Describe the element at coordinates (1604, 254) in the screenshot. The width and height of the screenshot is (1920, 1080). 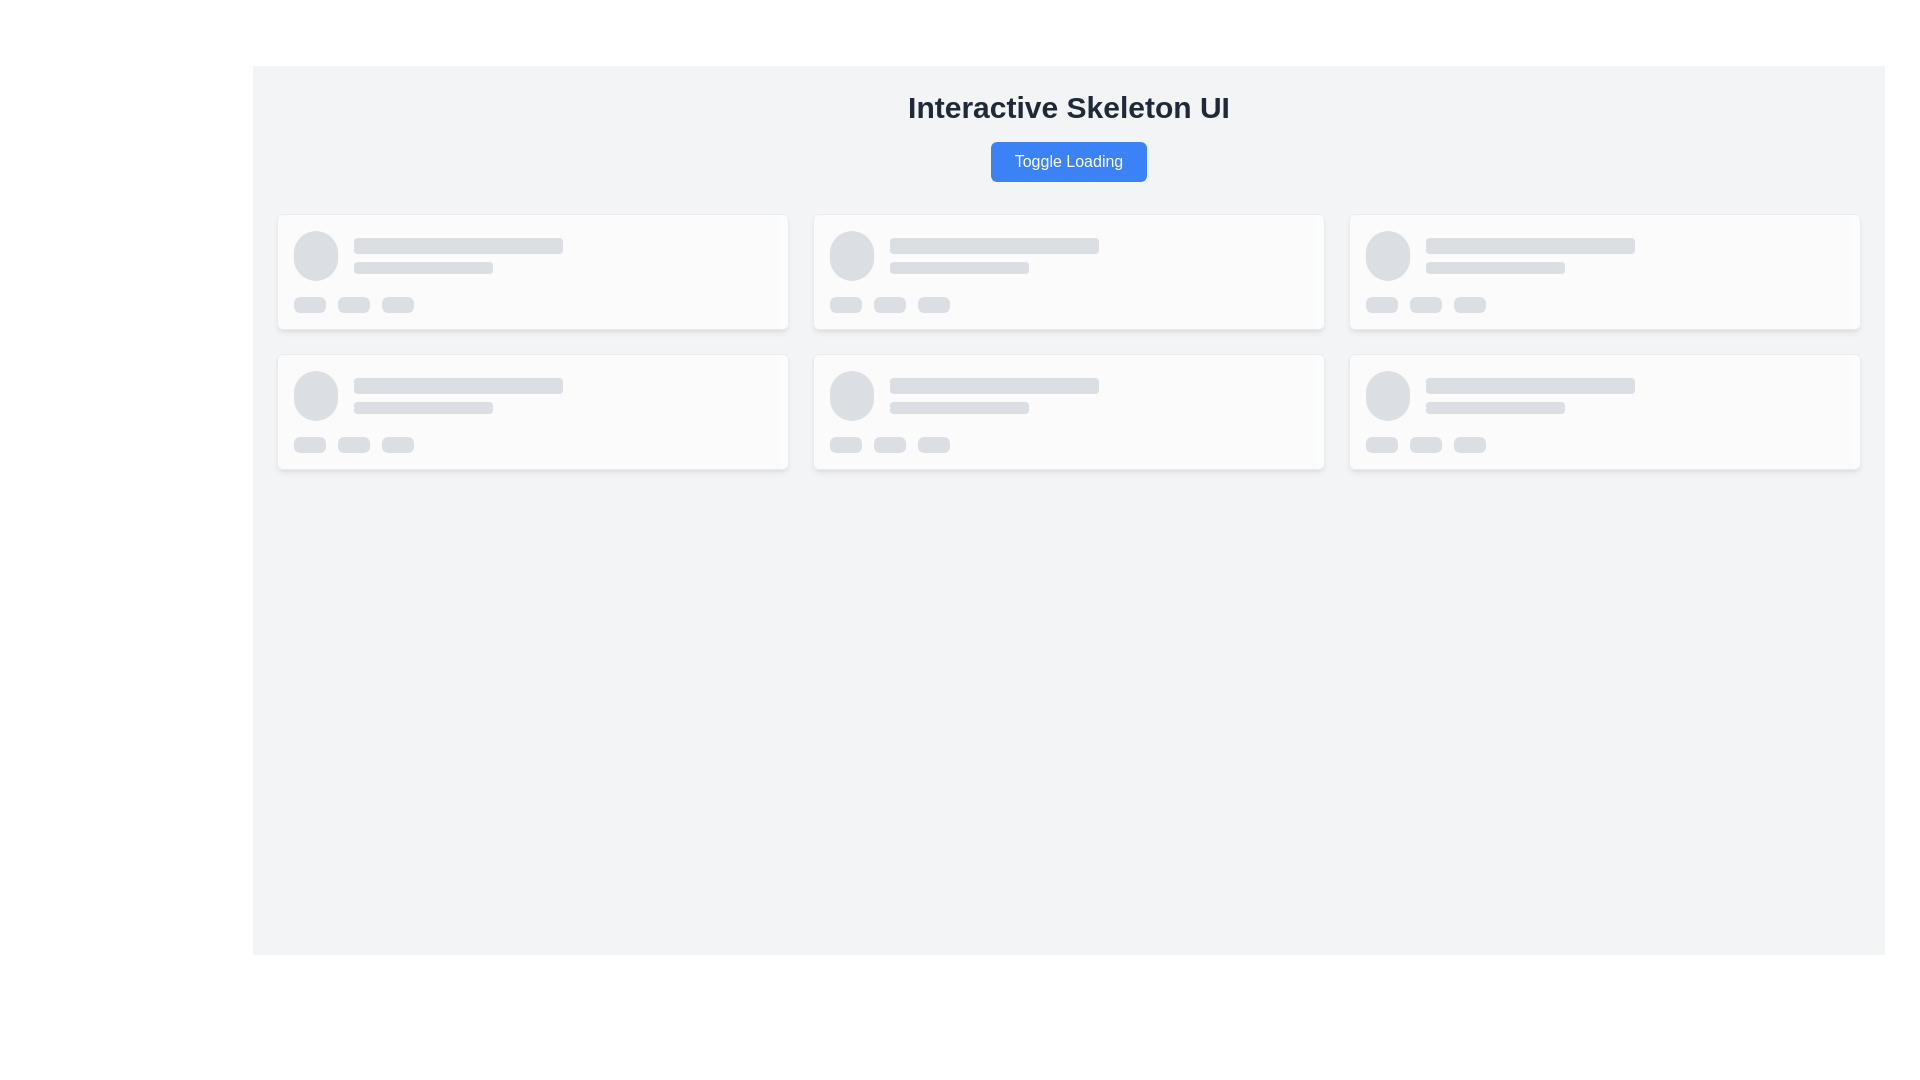
I see `the Skeleton placeholder located in the last card on the top-right row of the grid layout, which is positioned next to a circular gray shape and contains two gray horizontal rectangles` at that location.